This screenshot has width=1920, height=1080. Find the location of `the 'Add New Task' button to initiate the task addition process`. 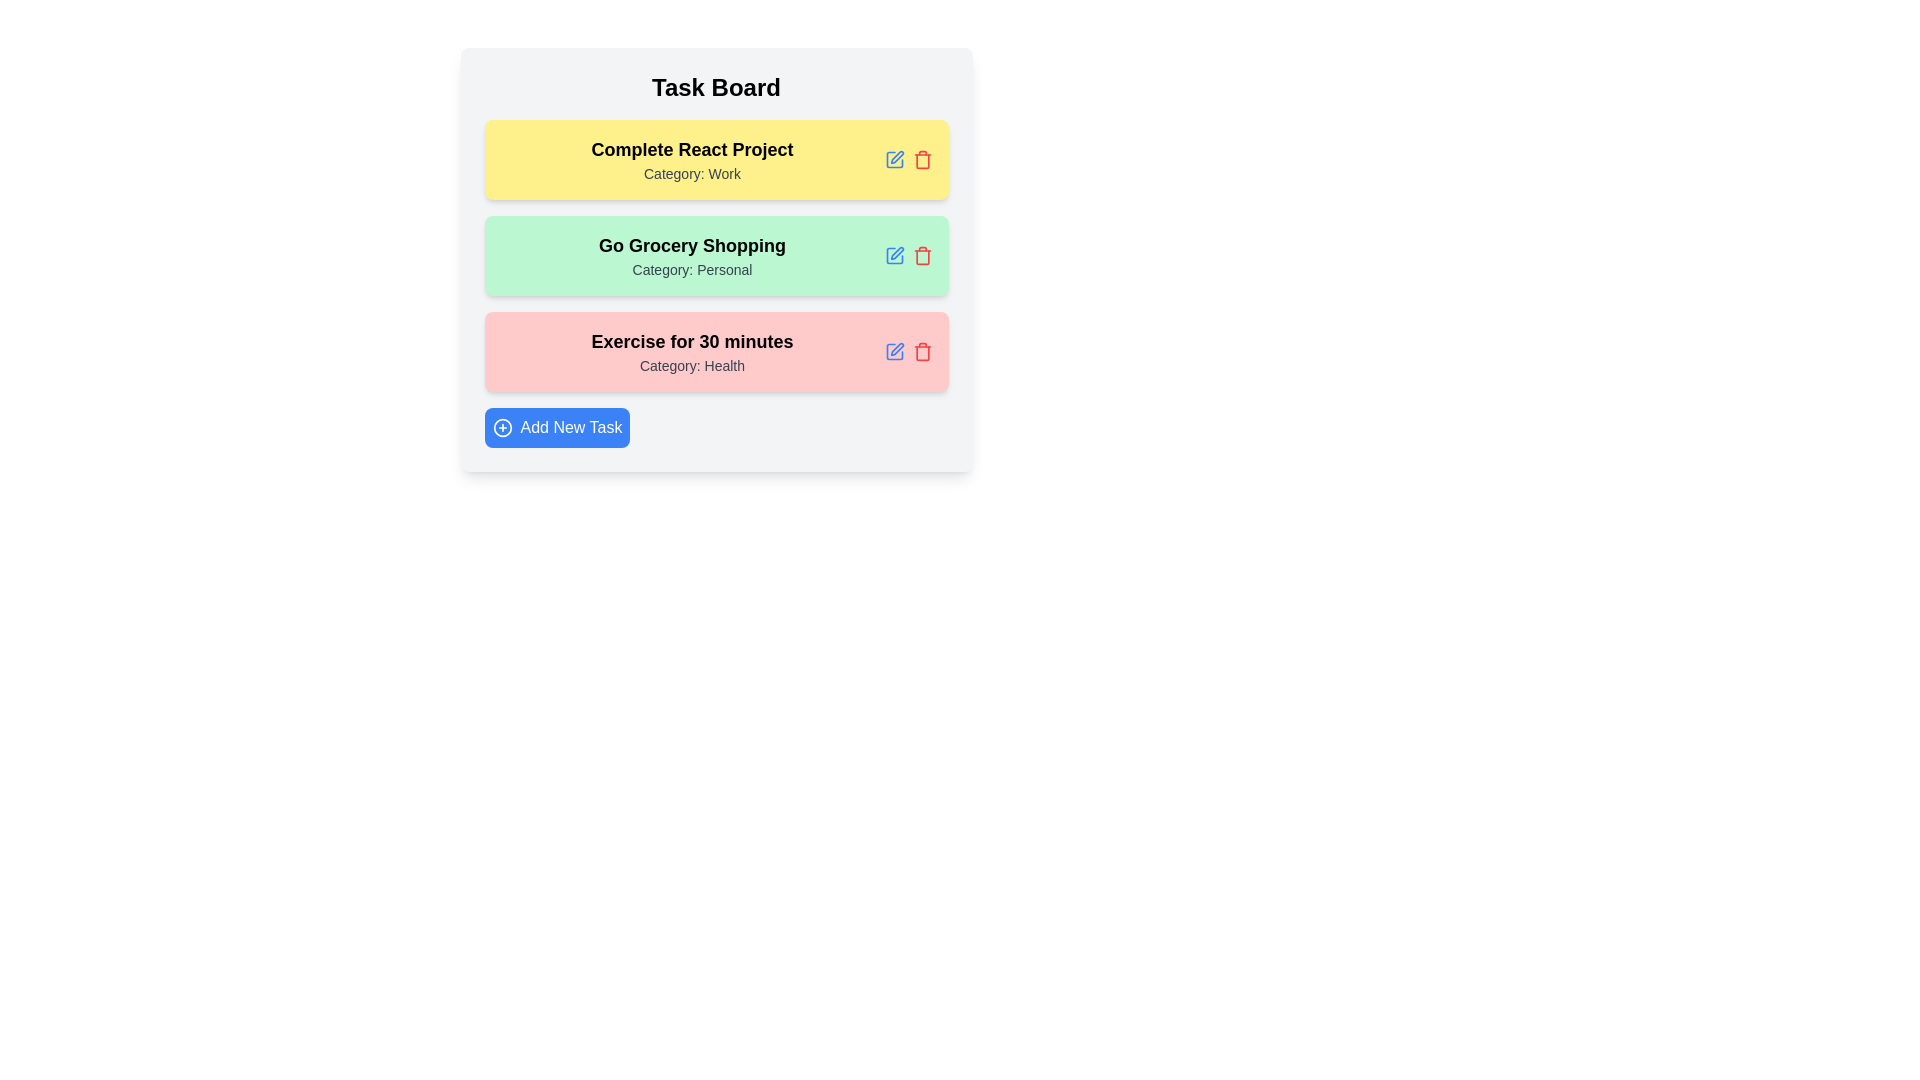

the 'Add New Task' button to initiate the task addition process is located at coordinates (556, 427).